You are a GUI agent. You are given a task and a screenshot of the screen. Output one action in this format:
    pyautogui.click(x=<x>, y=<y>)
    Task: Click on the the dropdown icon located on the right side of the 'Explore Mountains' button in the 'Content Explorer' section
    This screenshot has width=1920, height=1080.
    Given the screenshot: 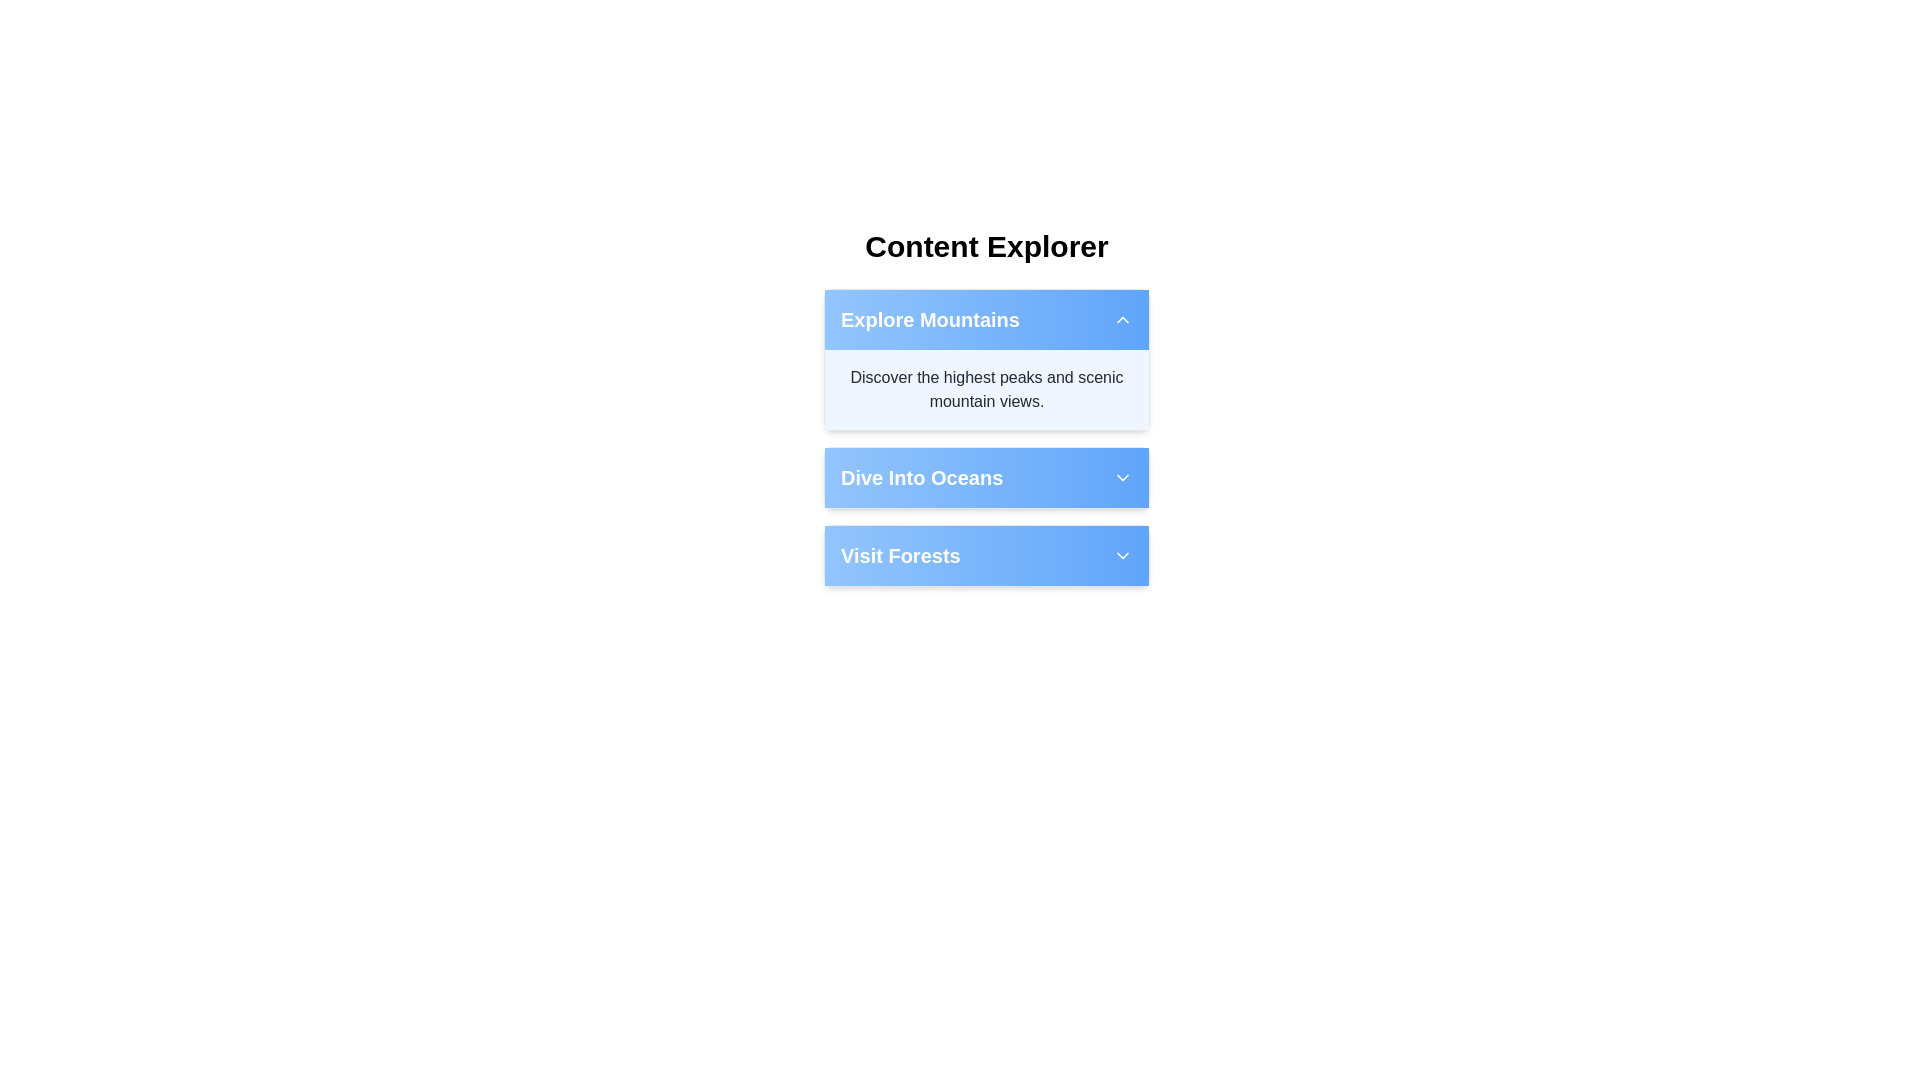 What is the action you would take?
    pyautogui.click(x=1123, y=319)
    